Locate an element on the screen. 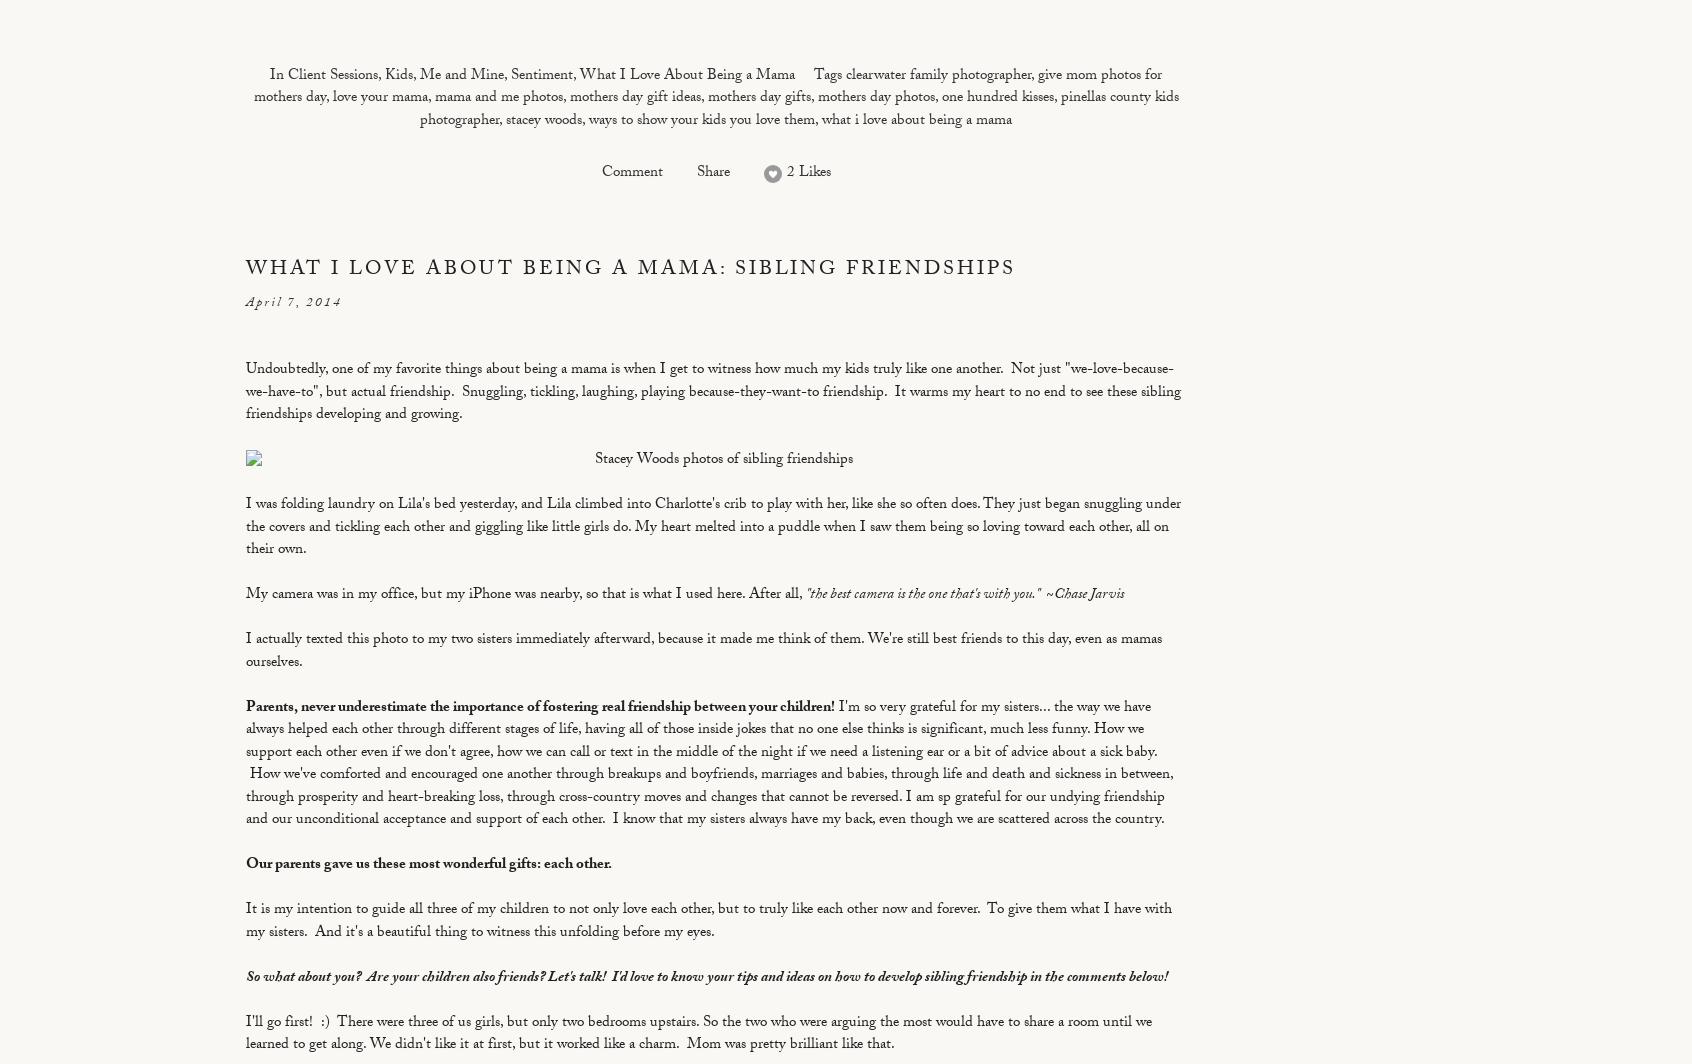 The height and width of the screenshot is (1064, 1692). 'I actually texted this photo to my two sisters immediately afterward, because it made me think of them. We're still best friends to this day, even as mamas ourselves.' is located at coordinates (704, 652).